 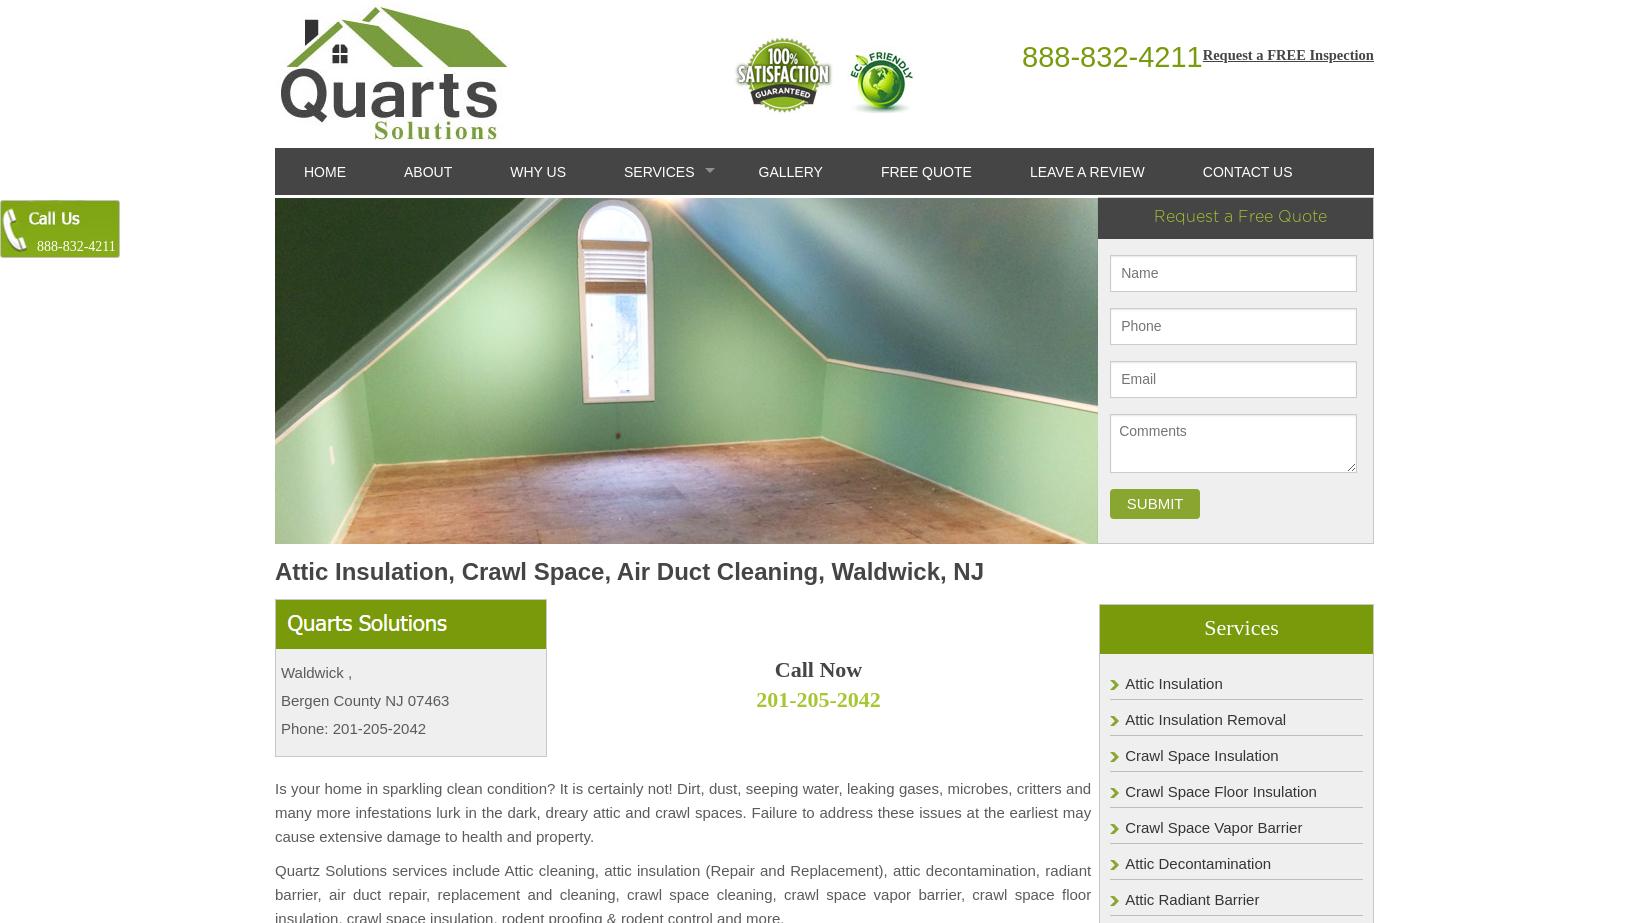 What do you see at coordinates (1124, 717) in the screenshot?
I see `'Attic Insulation Removal'` at bounding box center [1124, 717].